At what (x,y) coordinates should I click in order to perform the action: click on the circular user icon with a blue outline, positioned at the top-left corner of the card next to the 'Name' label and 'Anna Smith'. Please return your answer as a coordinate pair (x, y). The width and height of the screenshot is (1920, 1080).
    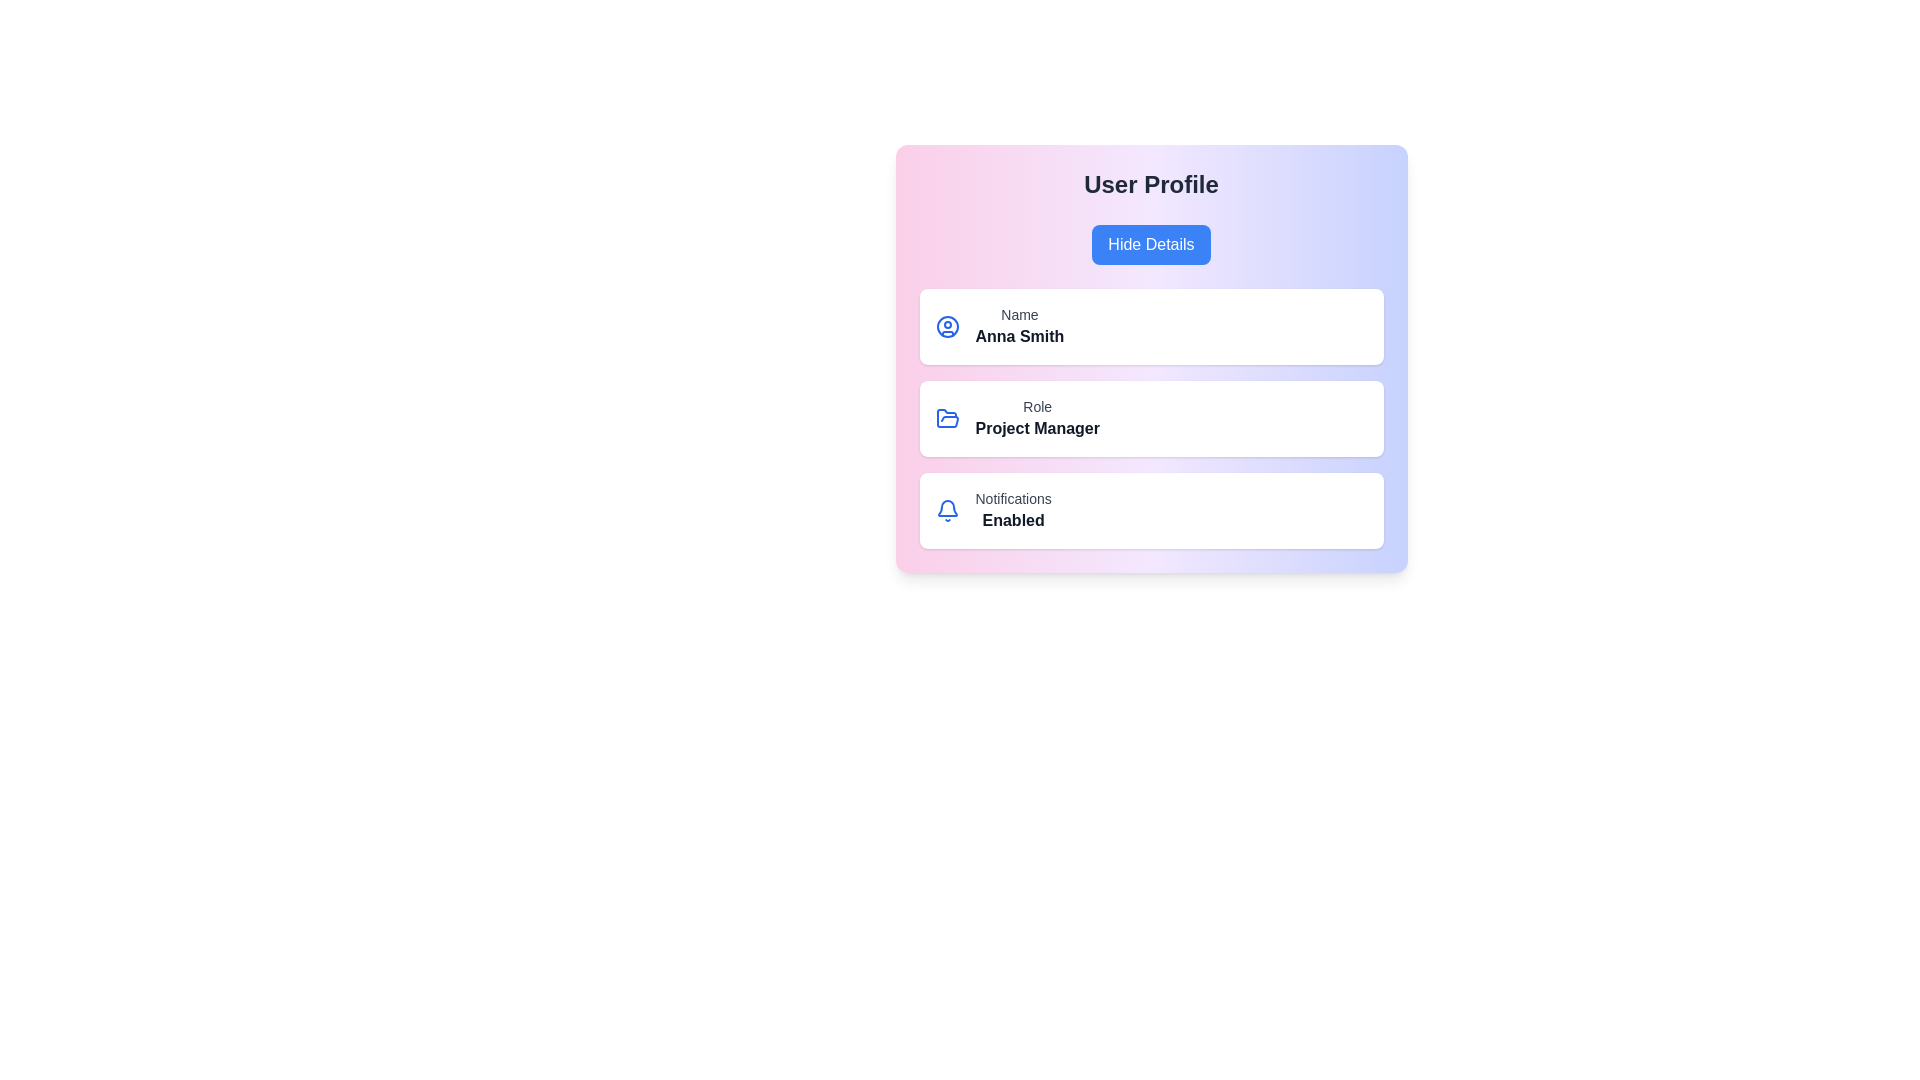
    Looking at the image, I should click on (946, 326).